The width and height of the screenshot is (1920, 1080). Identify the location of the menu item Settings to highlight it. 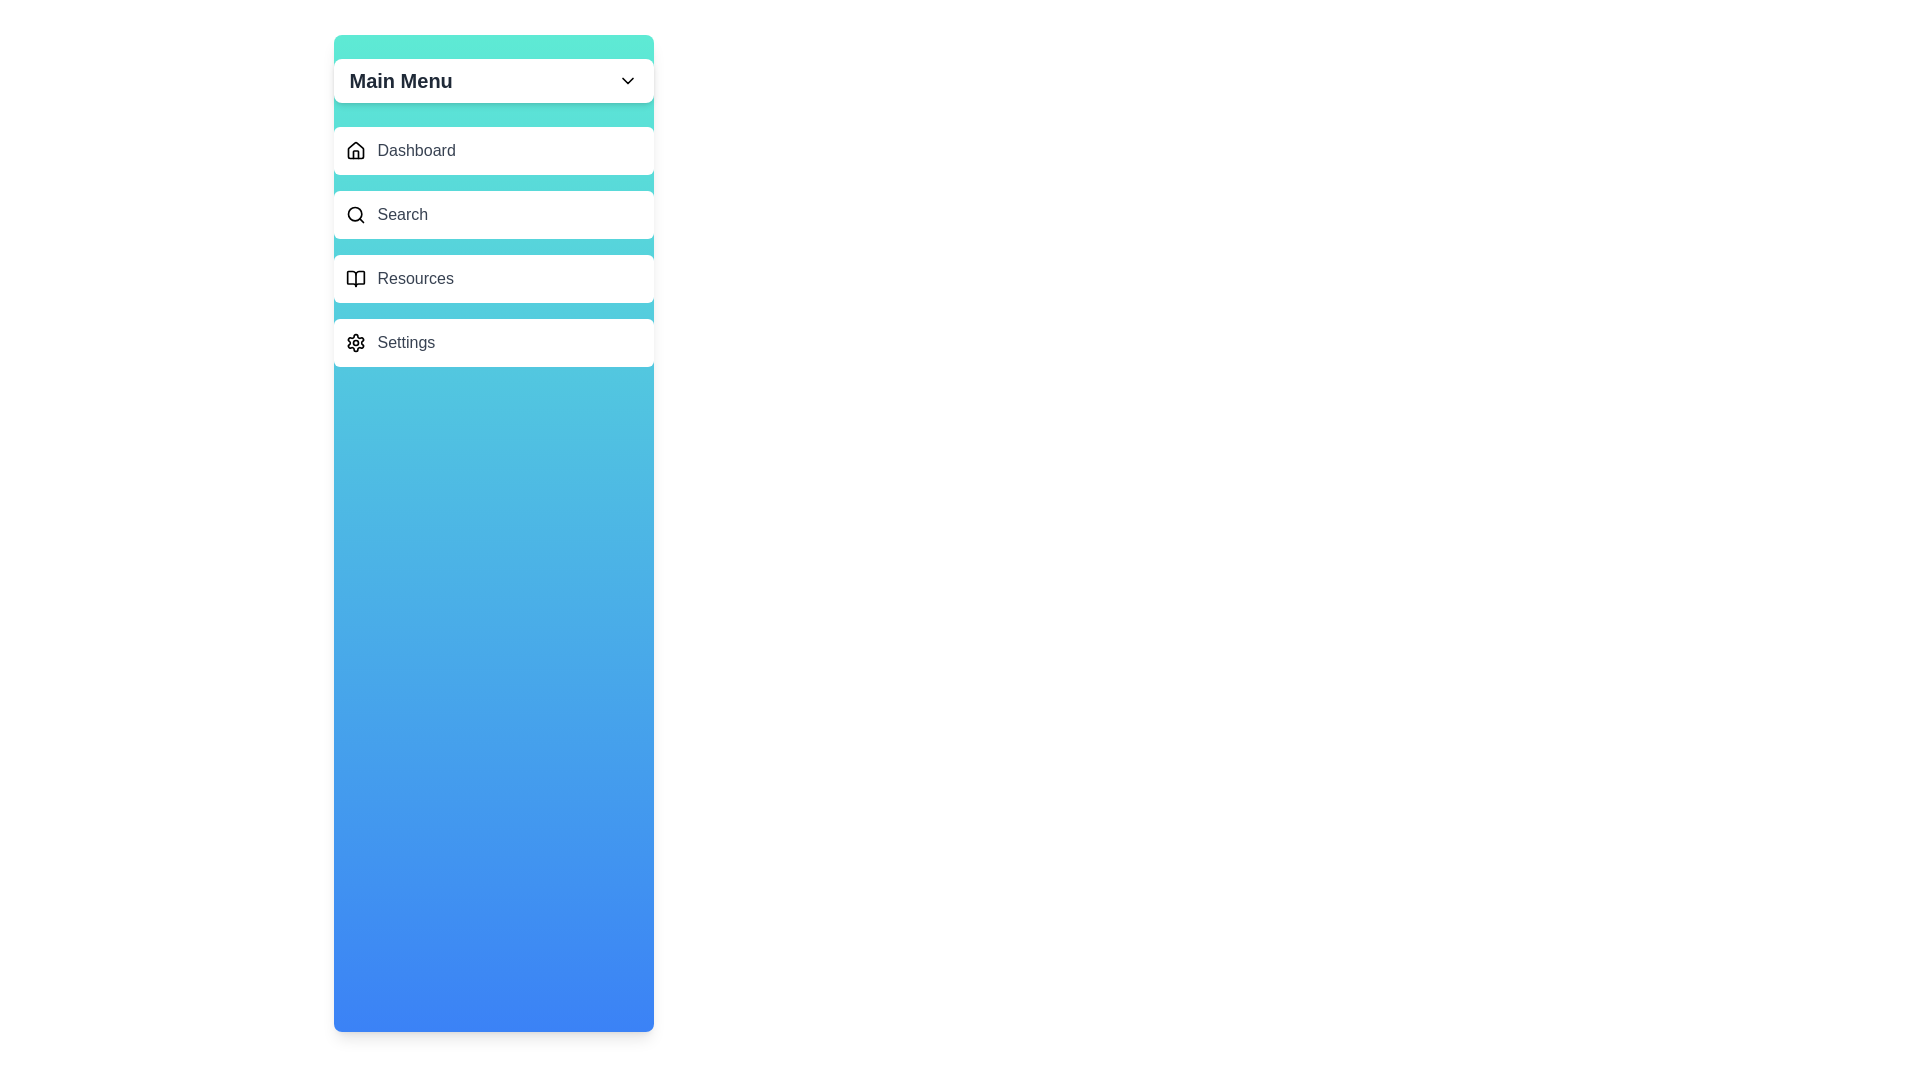
(493, 342).